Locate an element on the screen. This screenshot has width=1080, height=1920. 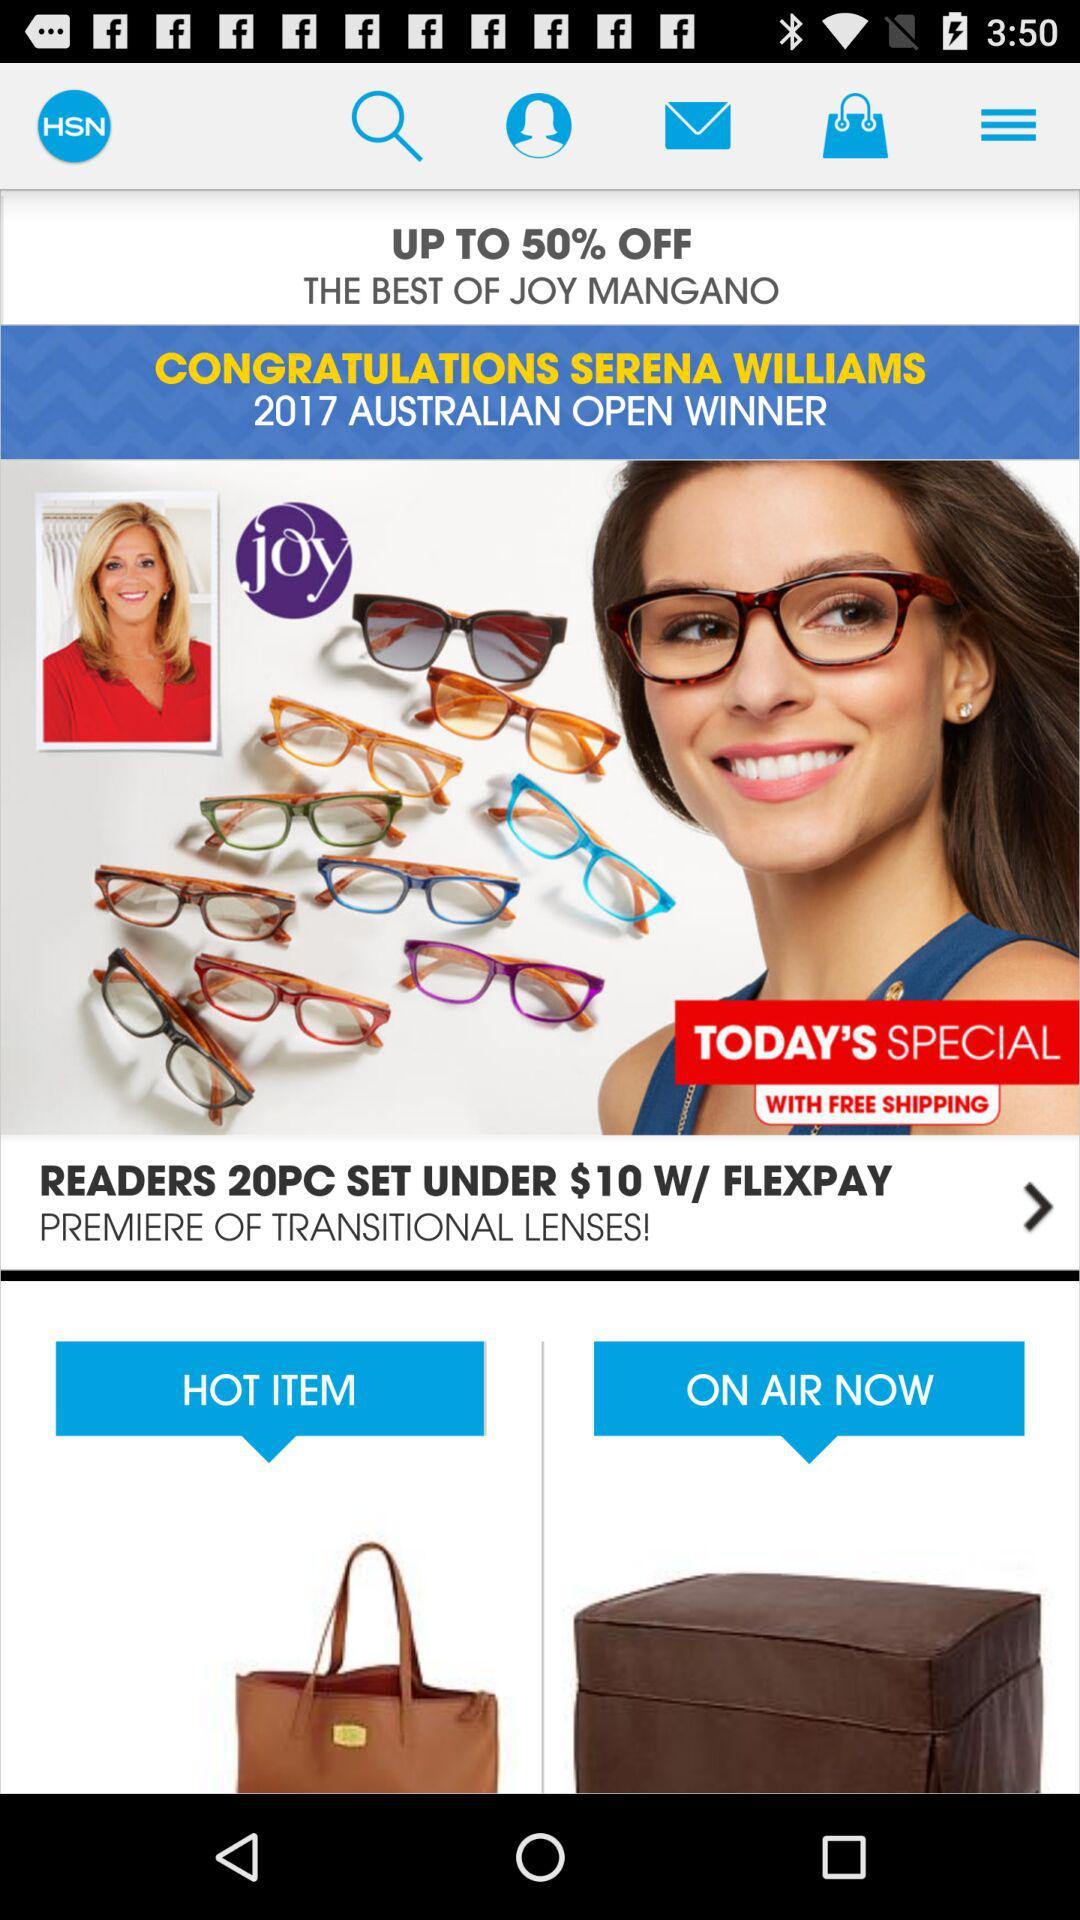
page is located at coordinates (540, 864).